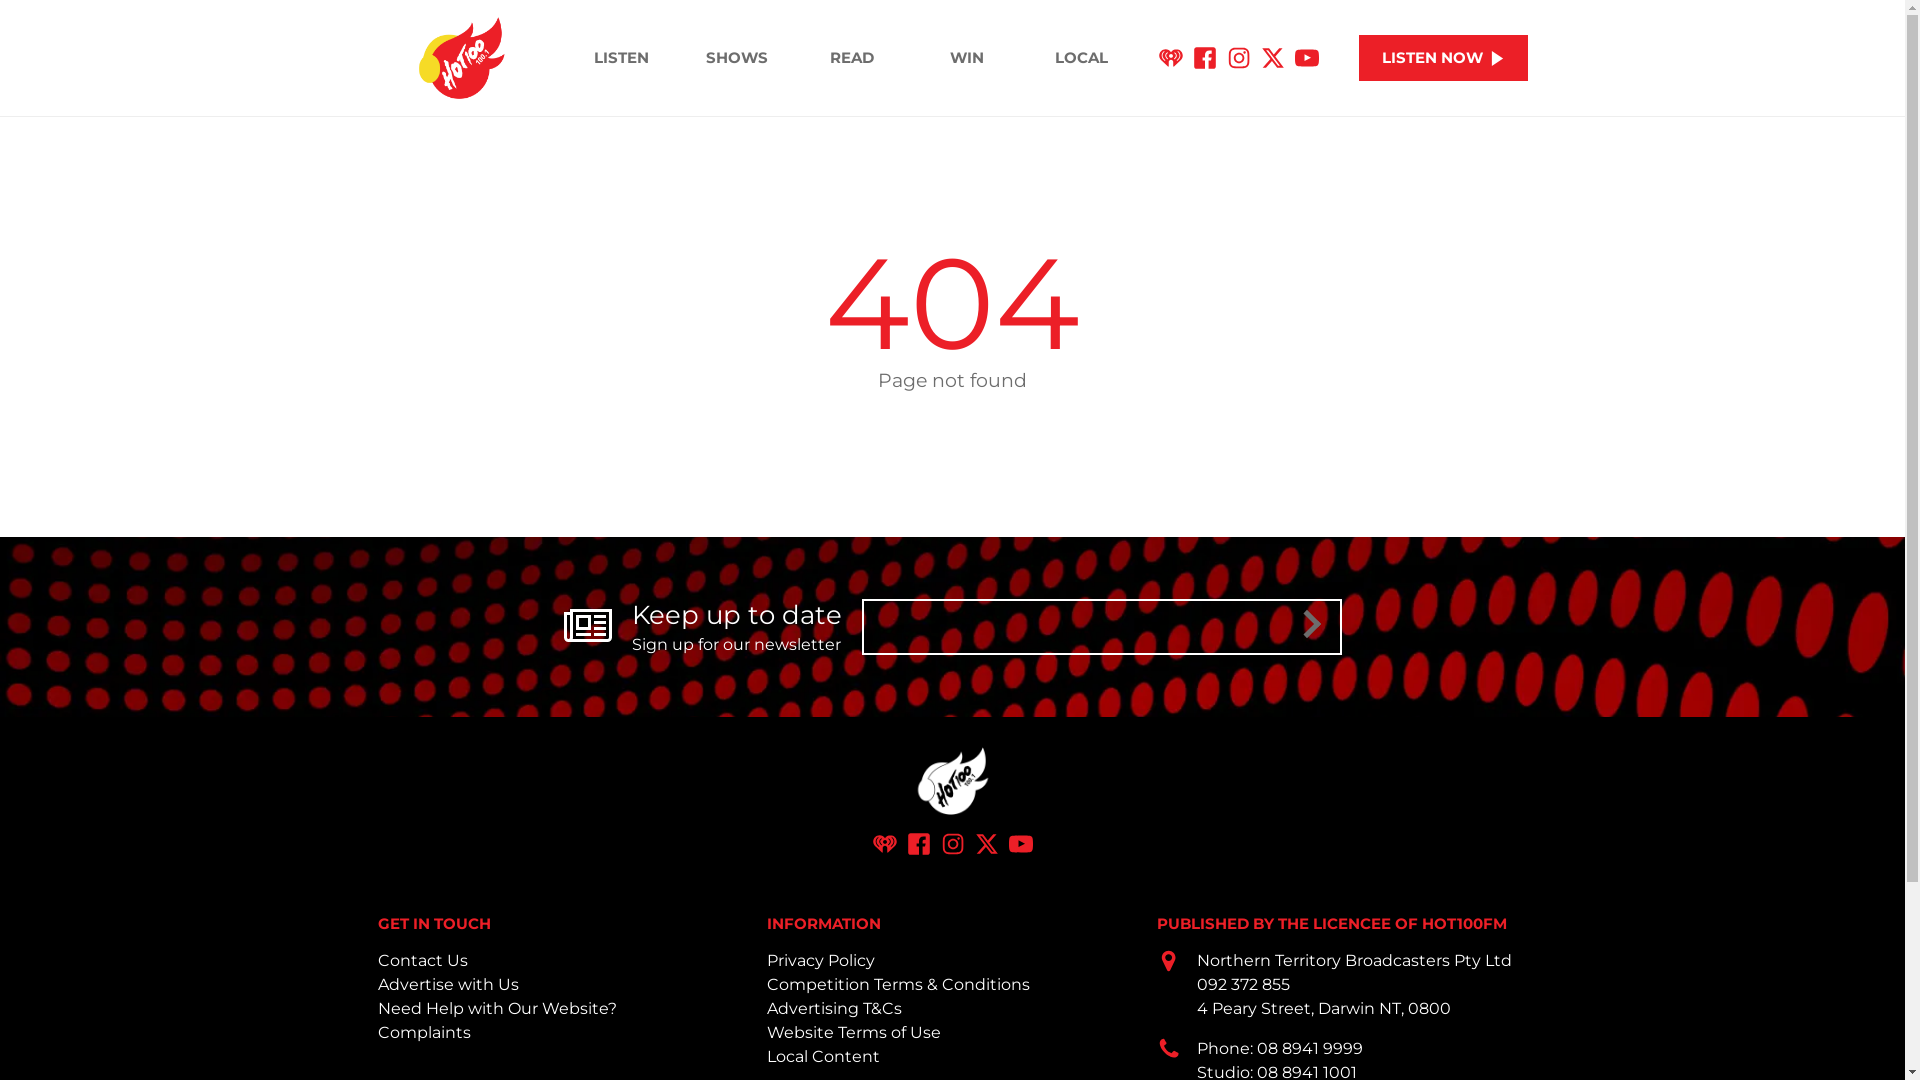 The height and width of the screenshot is (1080, 1920). I want to click on 'Complaints', so click(423, 1032).